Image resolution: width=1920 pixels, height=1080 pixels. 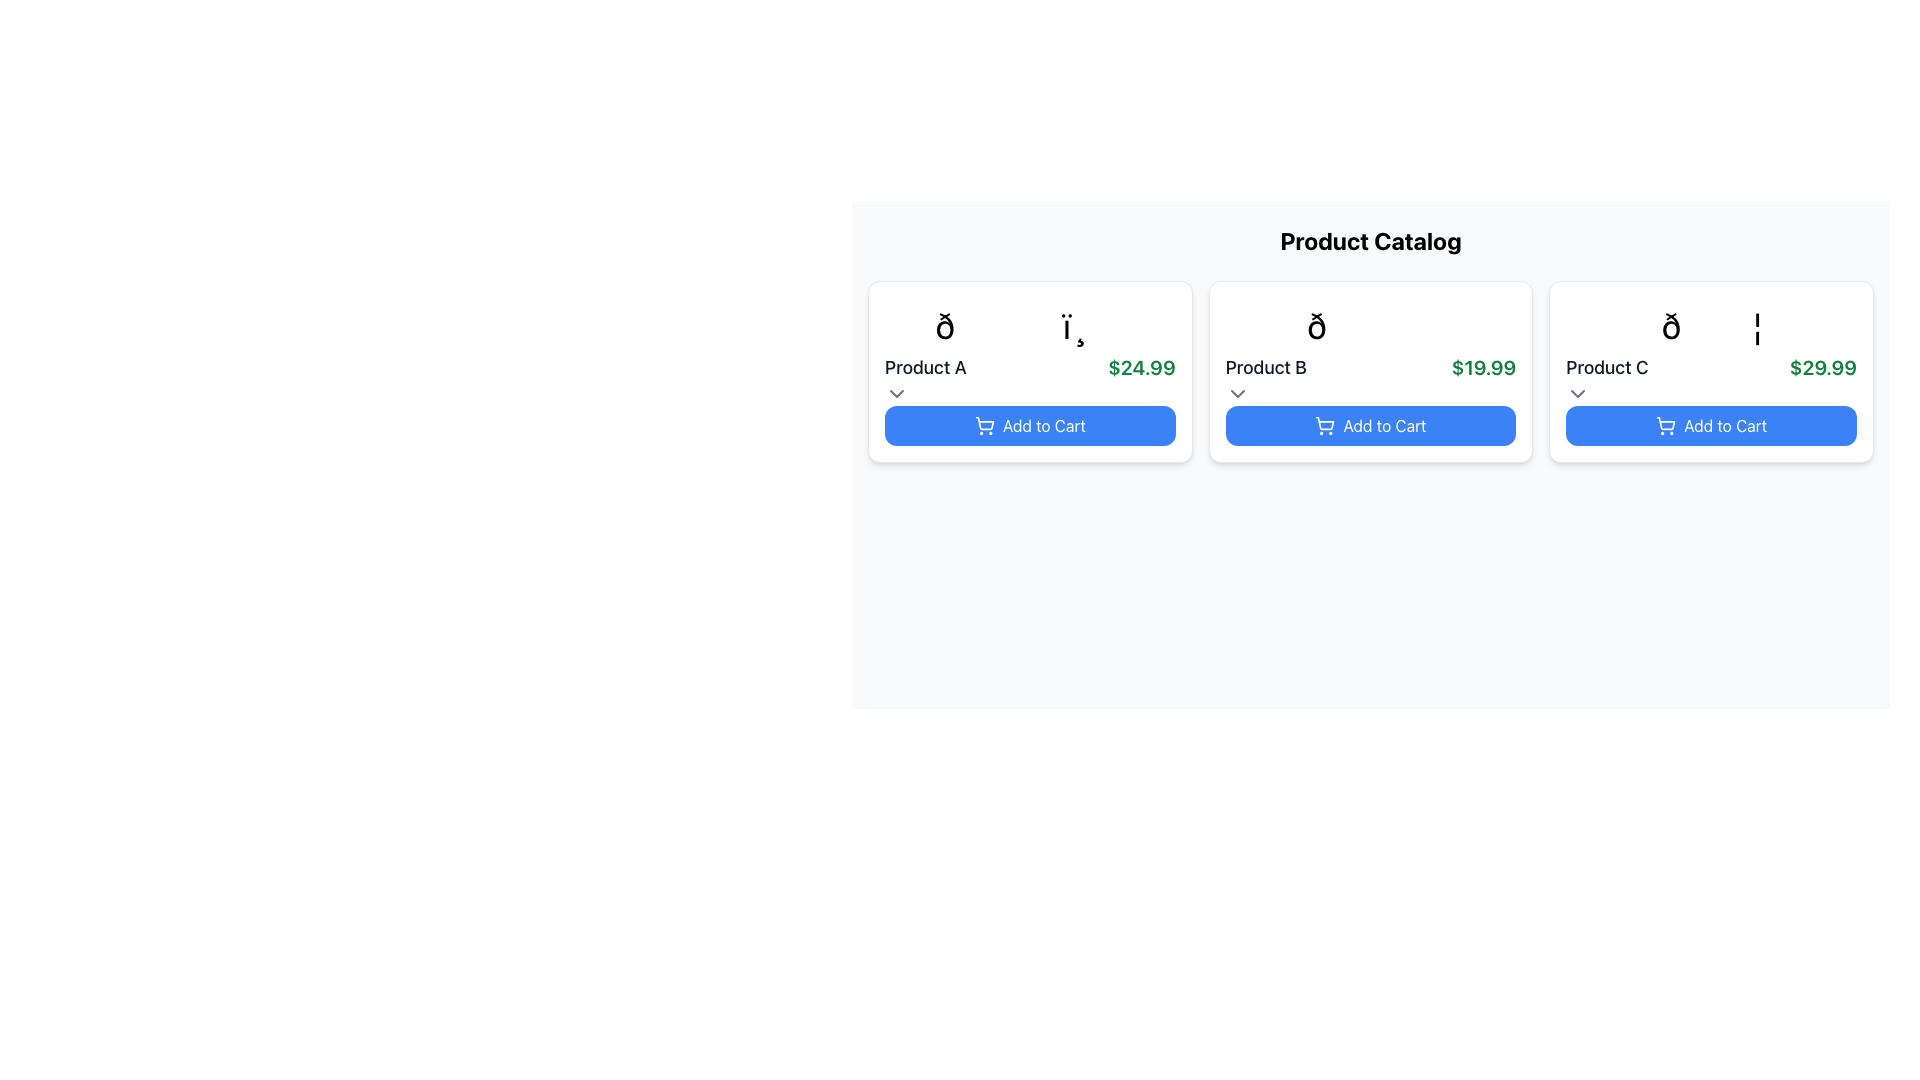 I want to click on the product card displaying information about 'Product B', which is located in the second column of a three-column grid layout between 'Product A' and 'Product C', so click(x=1370, y=371).